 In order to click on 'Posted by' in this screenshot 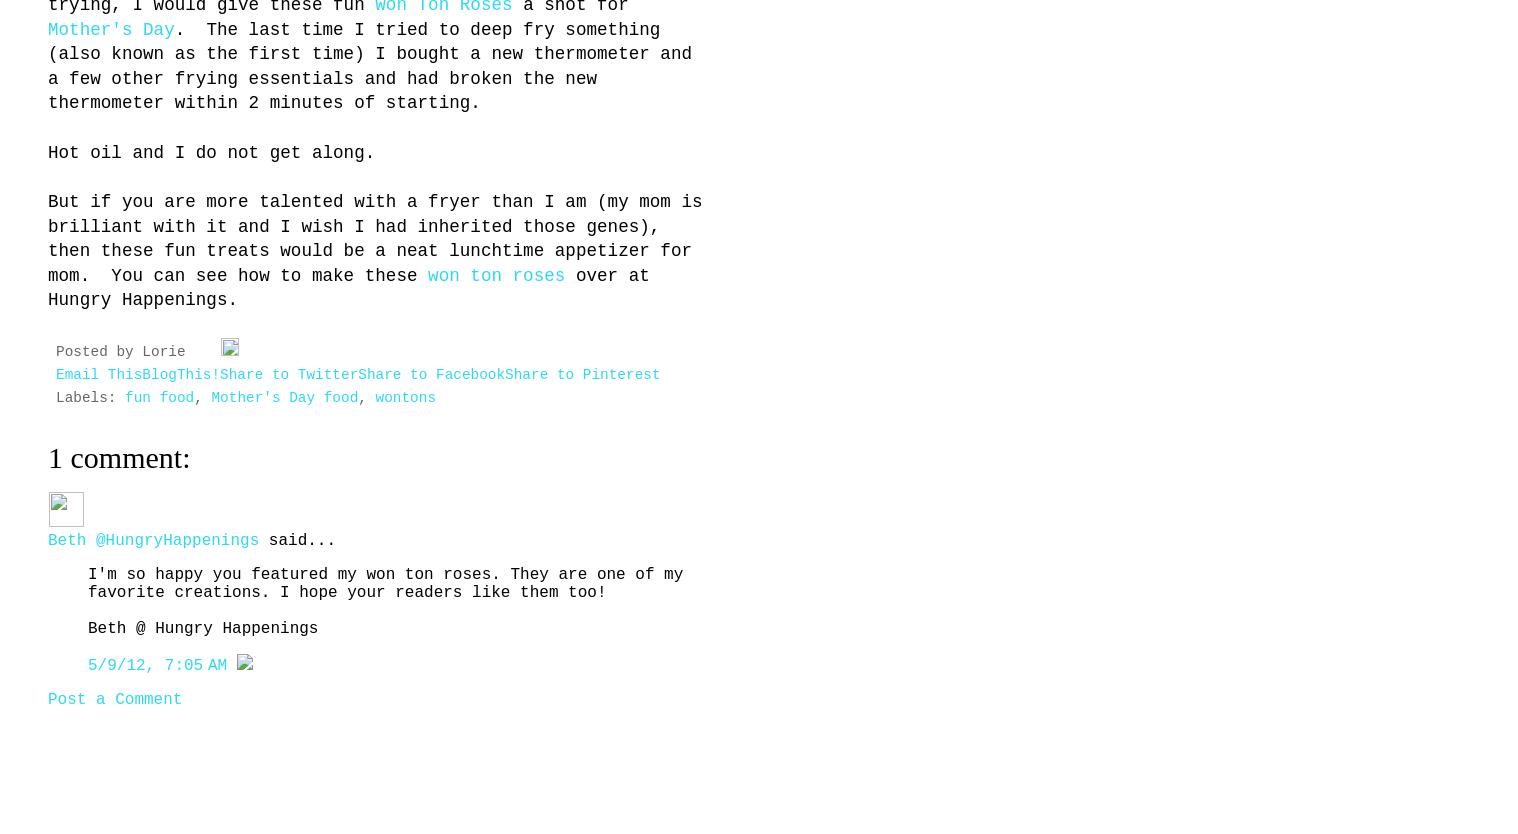, I will do `click(97, 351)`.